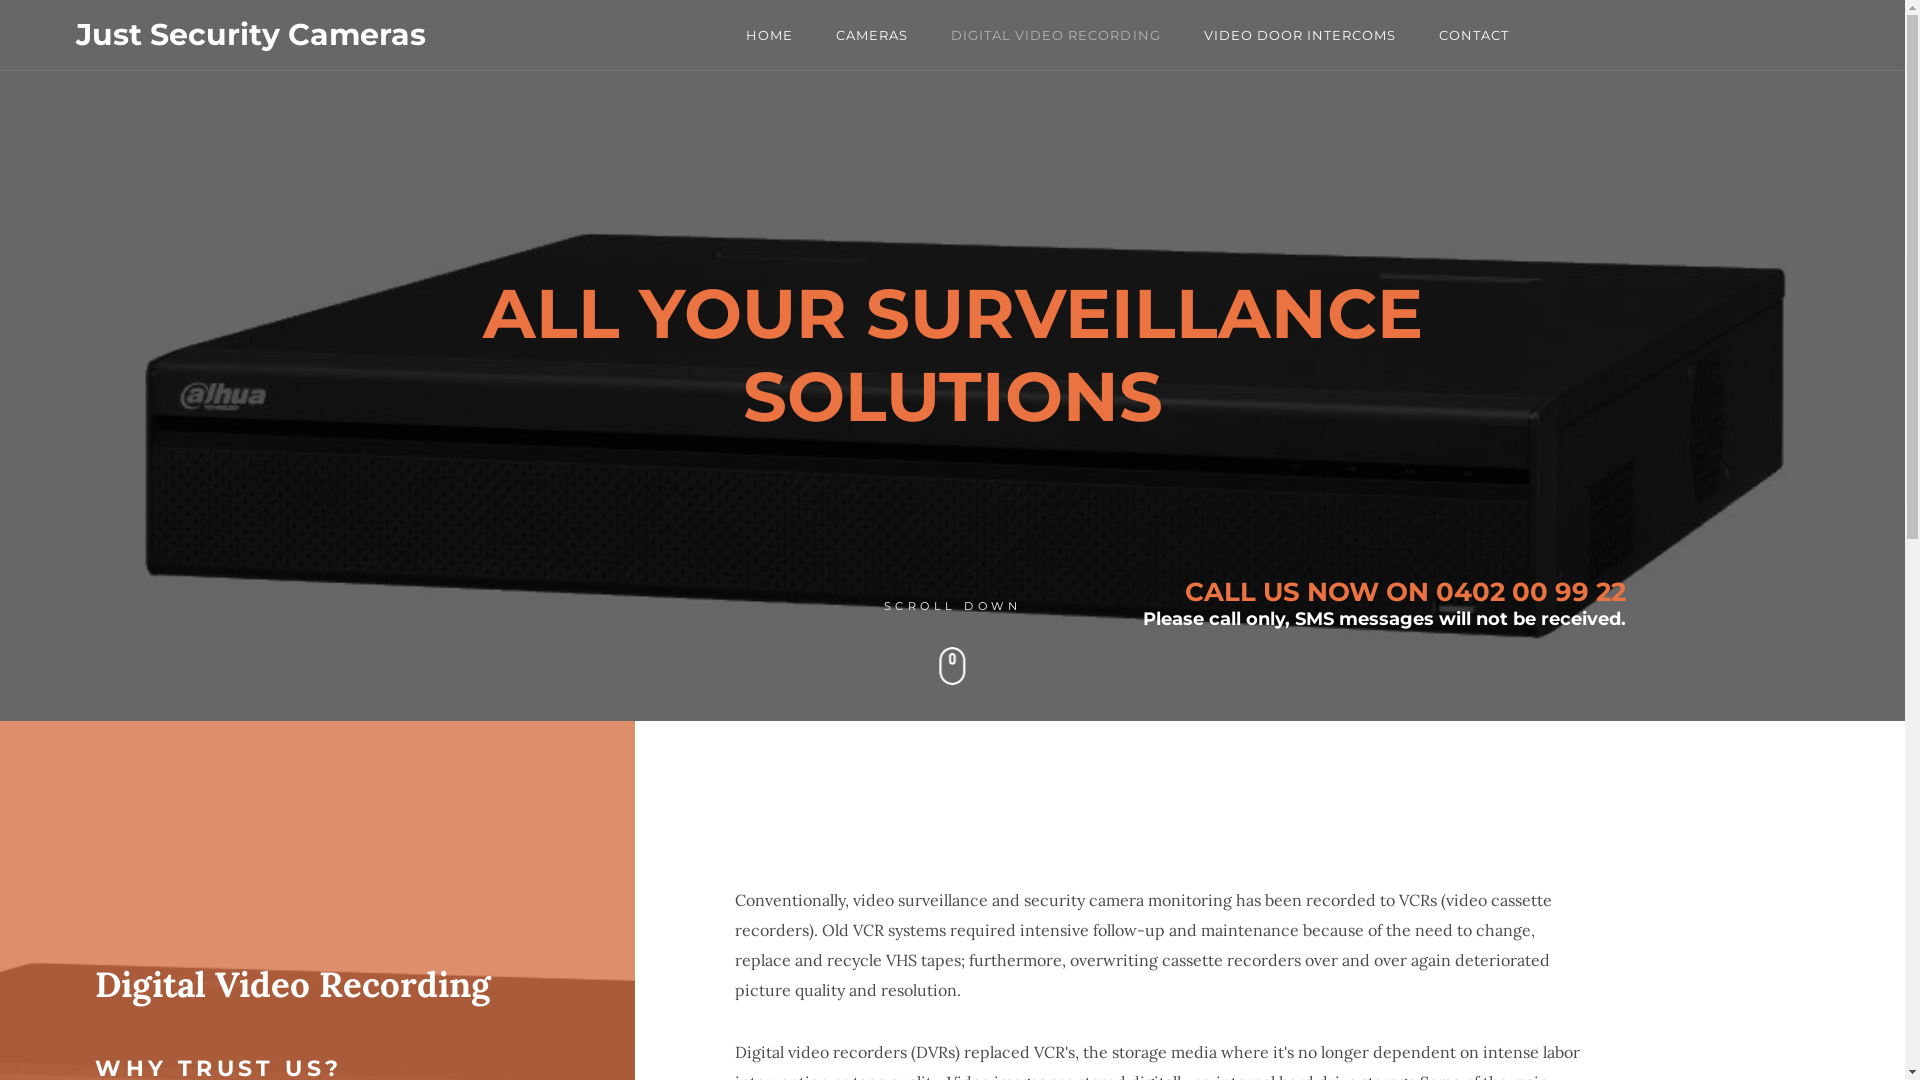  I want to click on 'HOME', so click(768, 34).